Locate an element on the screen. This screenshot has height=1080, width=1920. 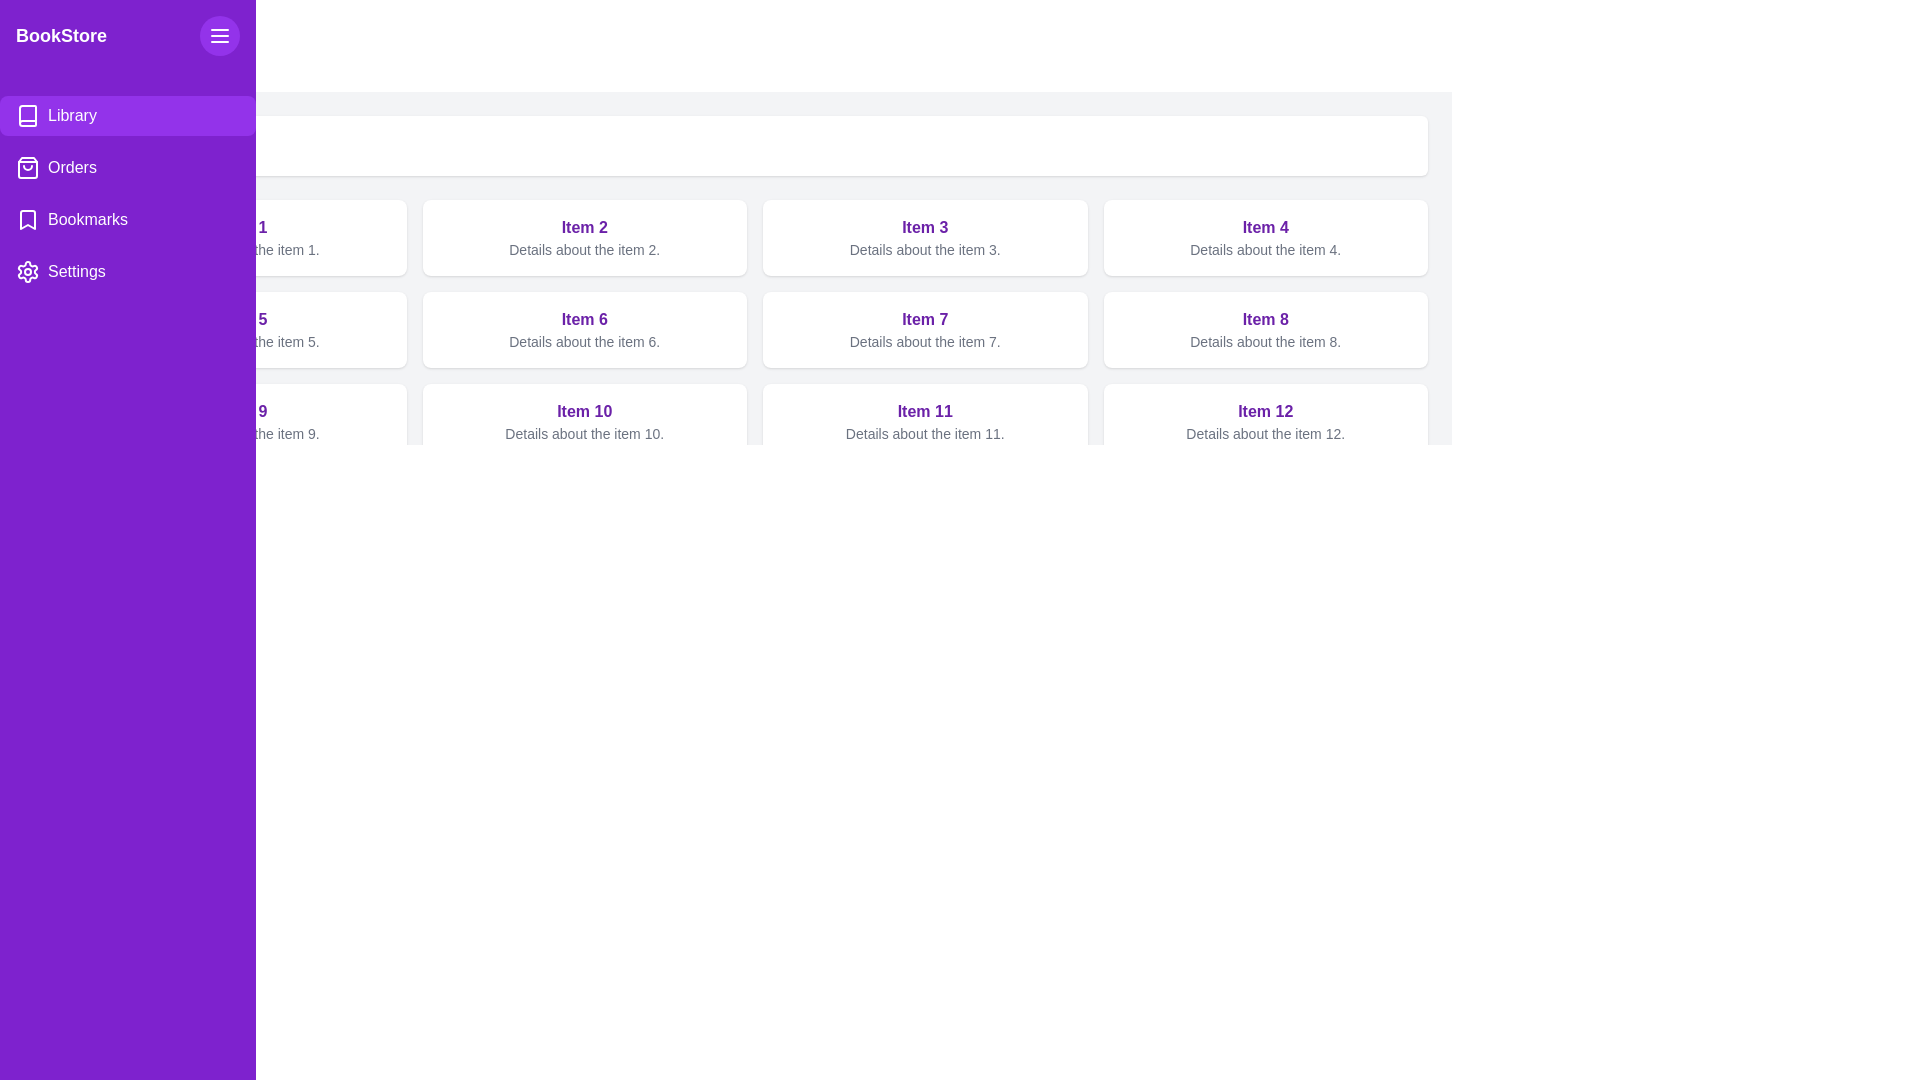
the Card in the first row and fourth column of the grid layout, which presents a specific item with its title and description is located at coordinates (1264, 237).